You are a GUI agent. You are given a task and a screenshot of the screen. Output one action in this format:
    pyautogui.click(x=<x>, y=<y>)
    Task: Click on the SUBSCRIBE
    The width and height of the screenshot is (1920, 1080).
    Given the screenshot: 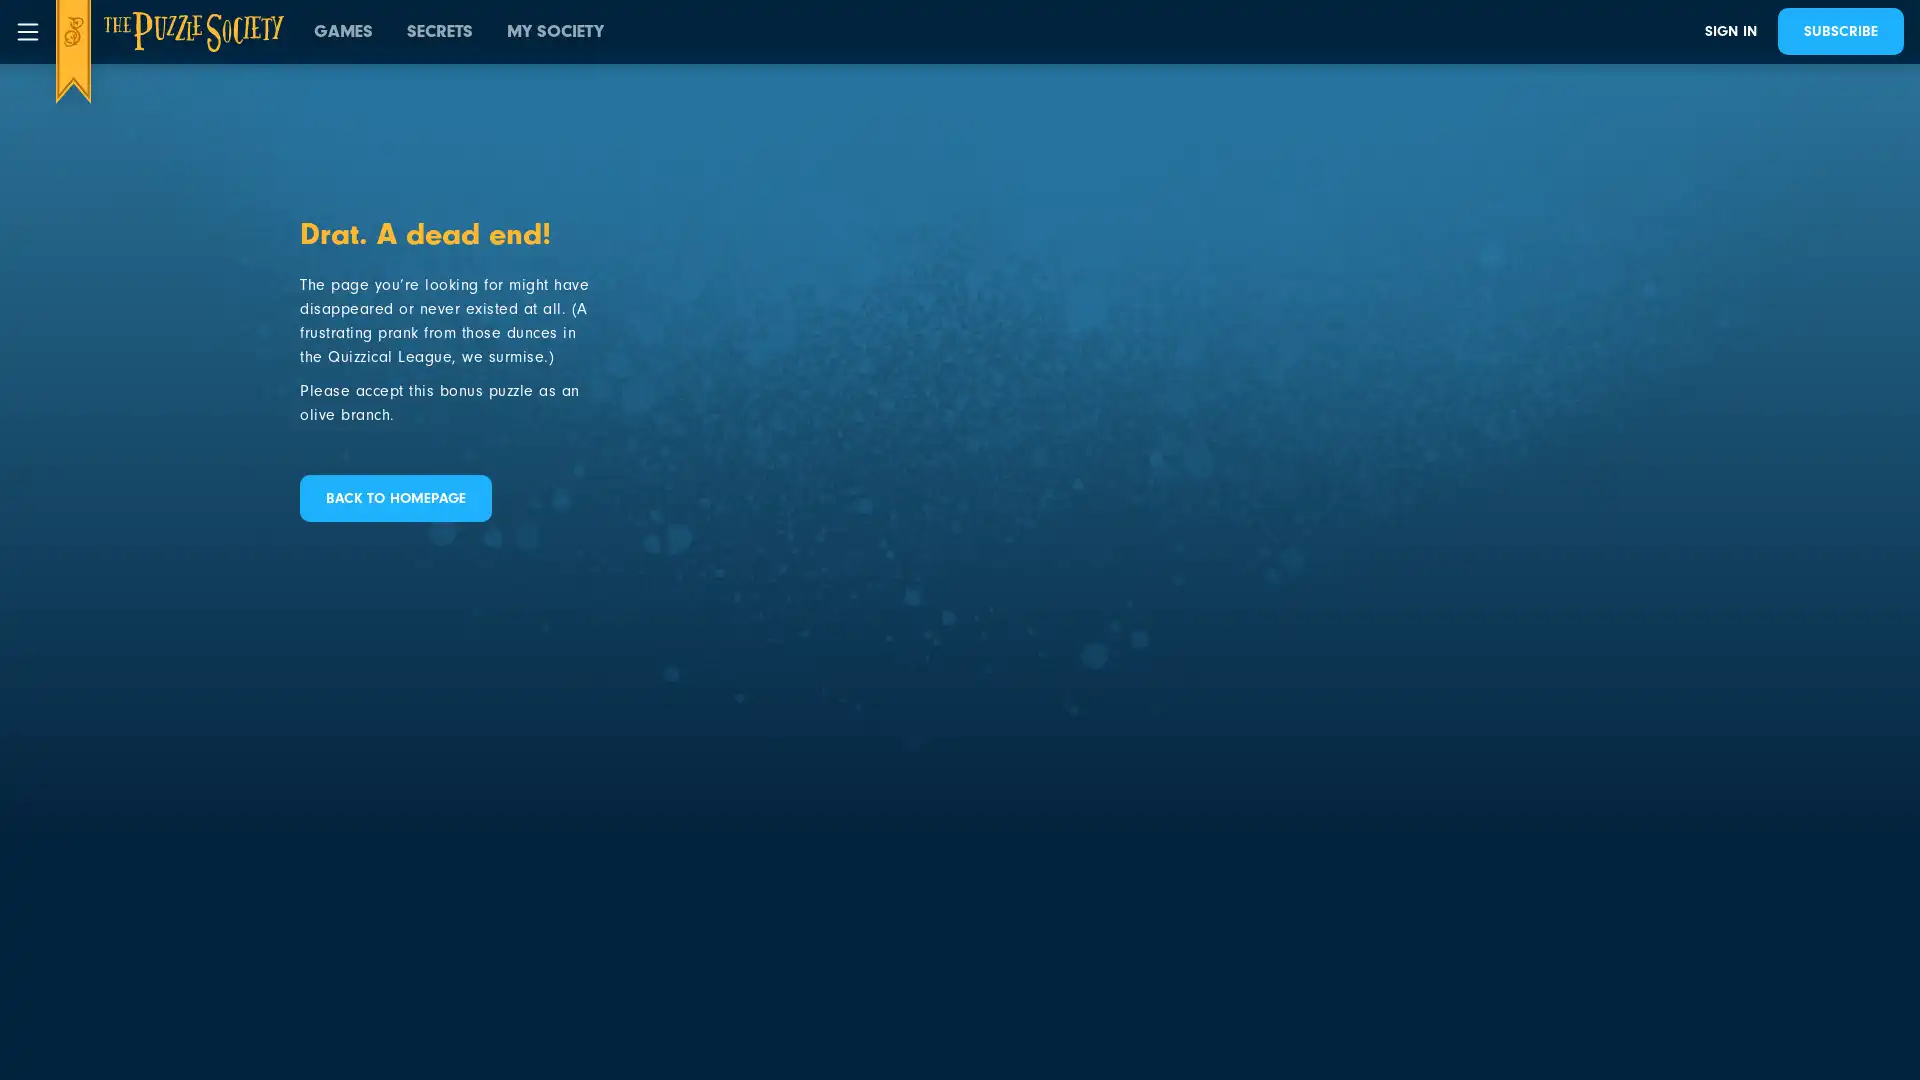 What is the action you would take?
    pyautogui.click(x=1840, y=31)
    